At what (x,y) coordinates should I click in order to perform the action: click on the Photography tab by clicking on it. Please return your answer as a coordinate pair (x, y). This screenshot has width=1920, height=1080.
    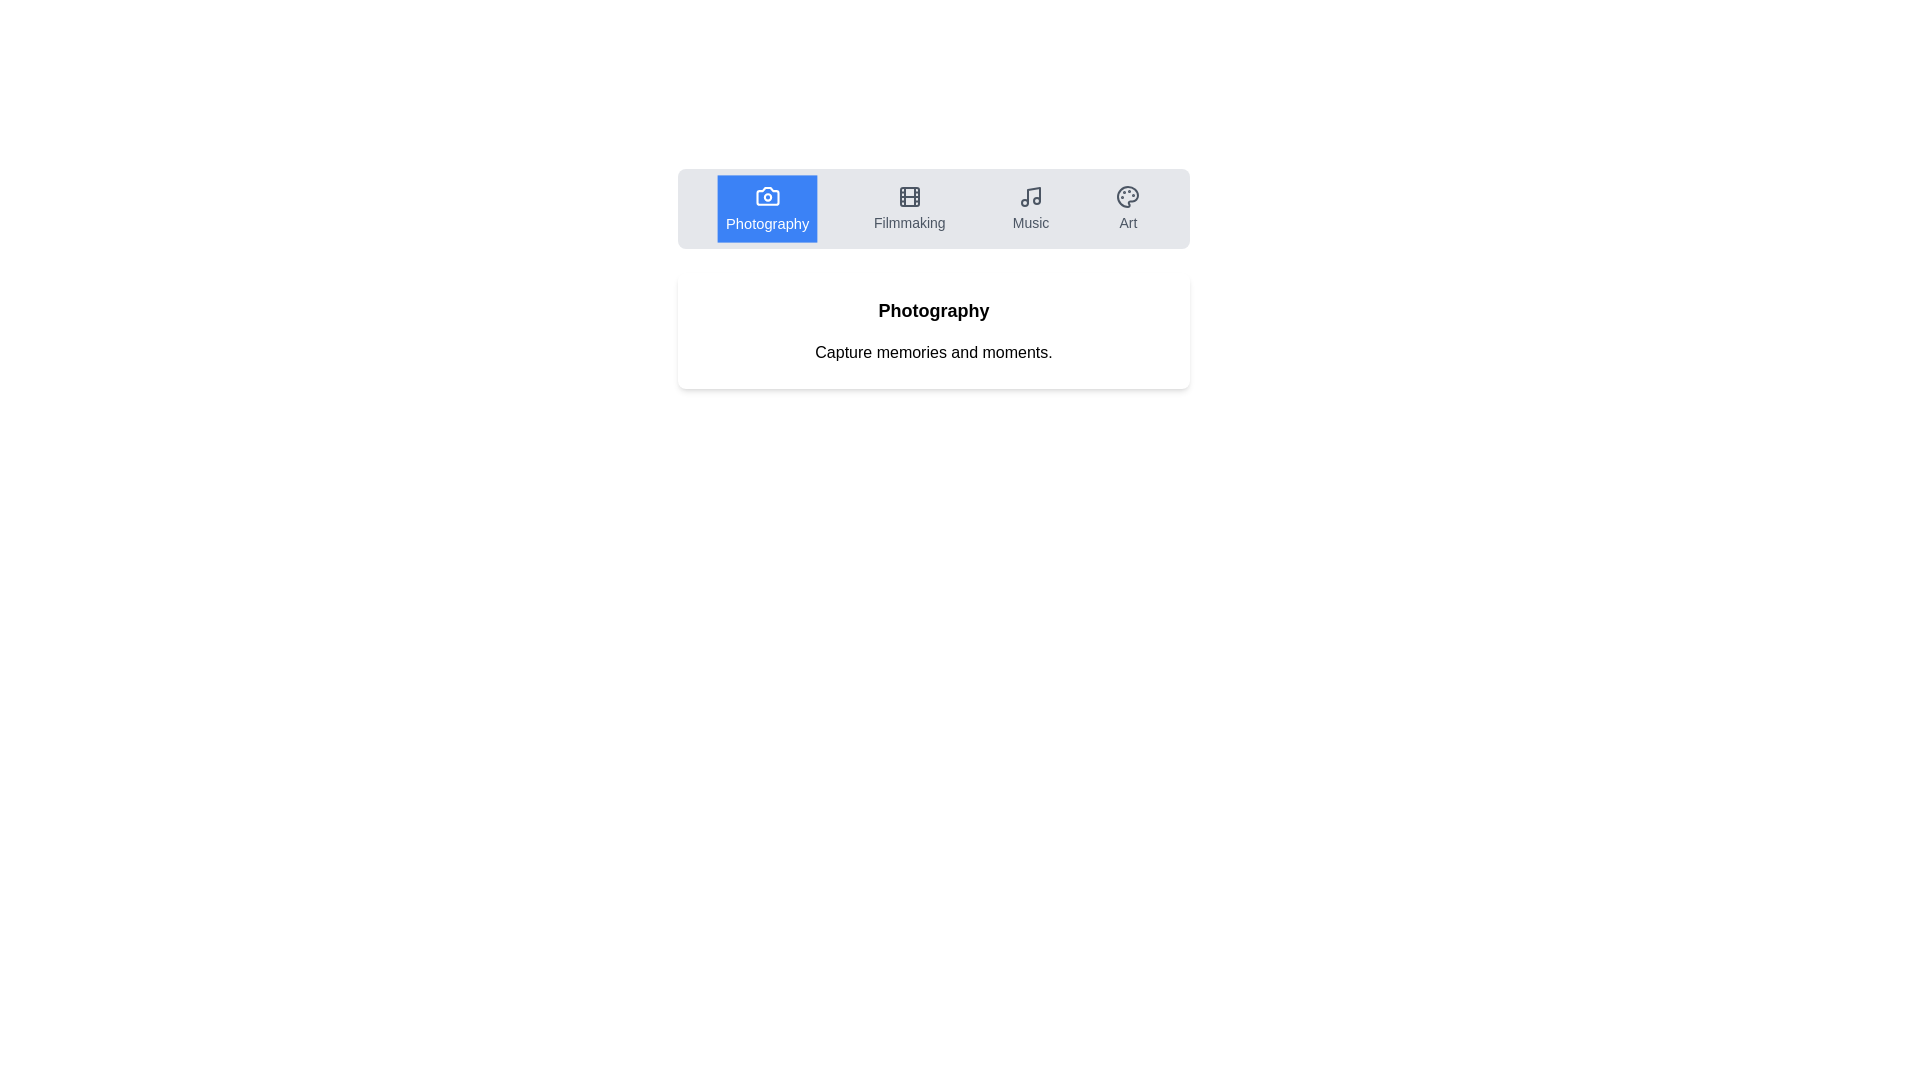
    Looking at the image, I should click on (766, 208).